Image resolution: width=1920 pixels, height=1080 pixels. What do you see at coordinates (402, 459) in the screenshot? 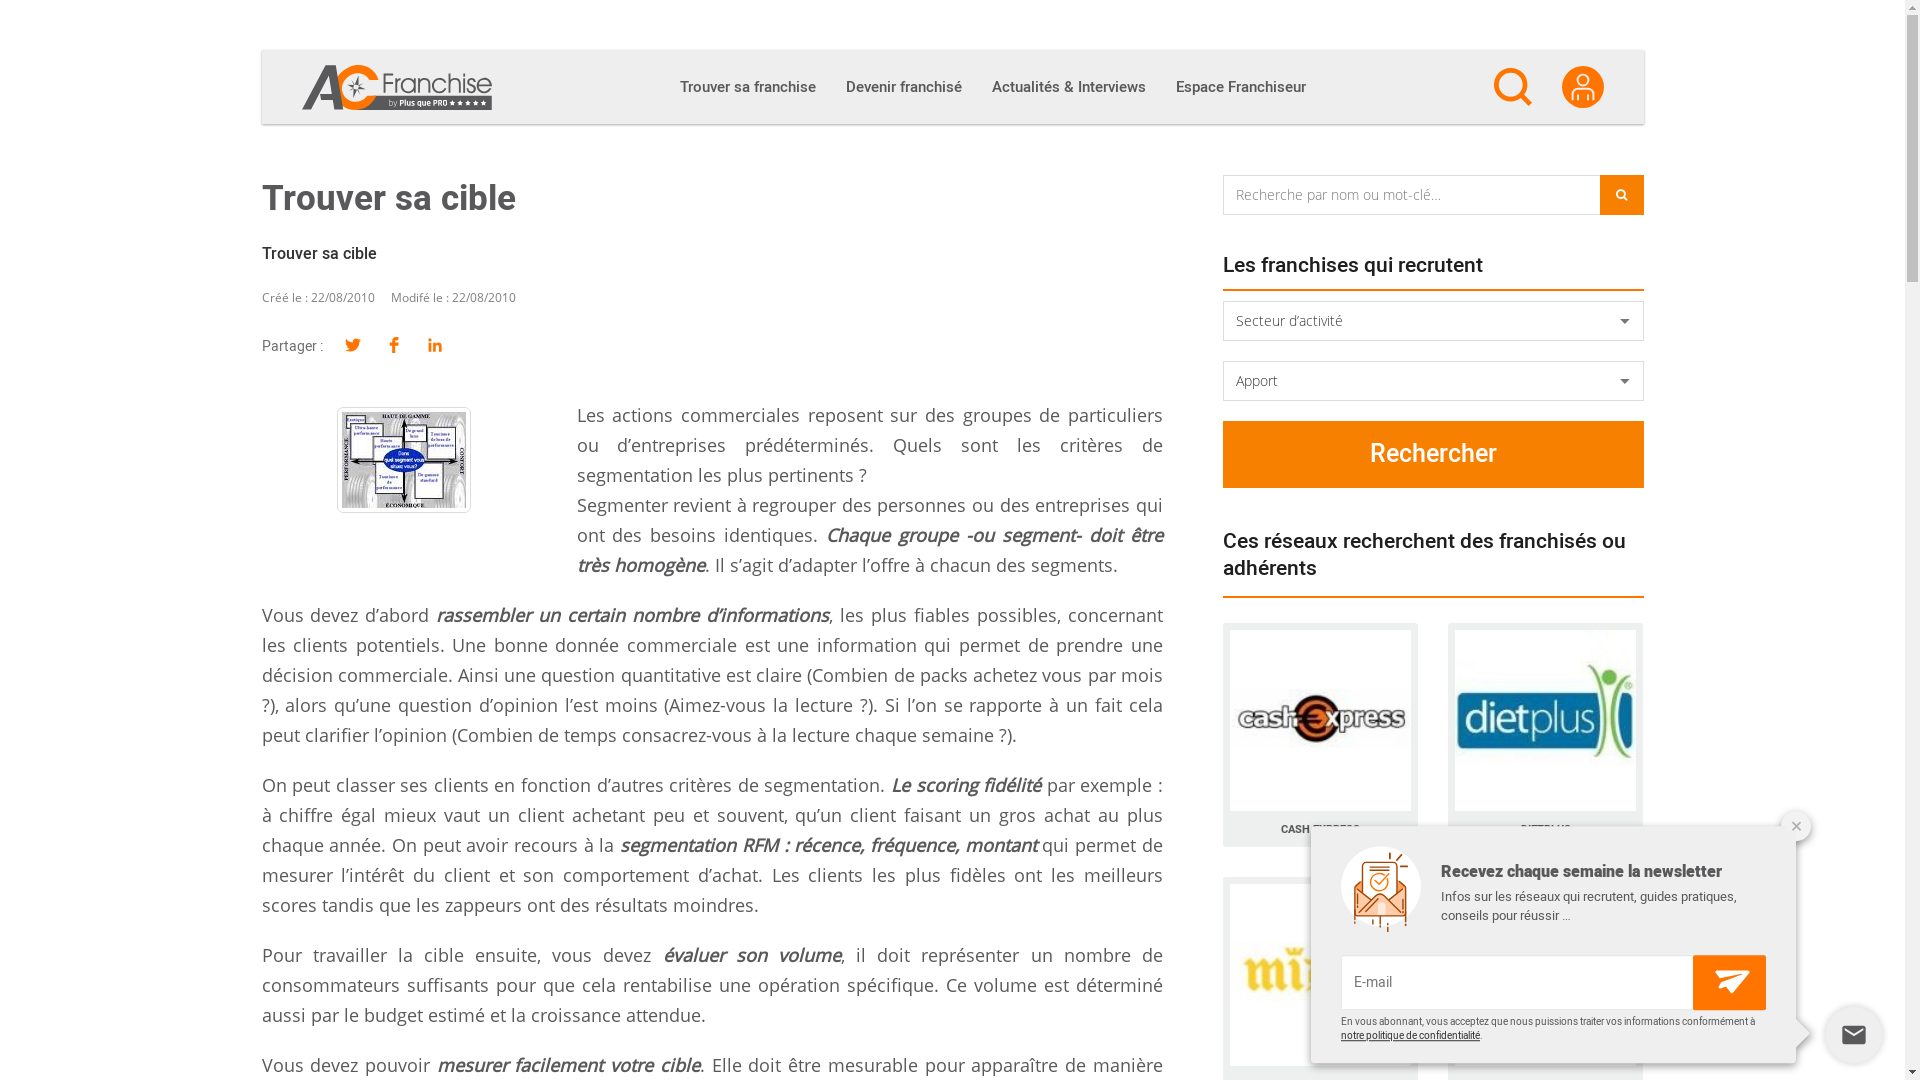
I see `' '` at bounding box center [402, 459].